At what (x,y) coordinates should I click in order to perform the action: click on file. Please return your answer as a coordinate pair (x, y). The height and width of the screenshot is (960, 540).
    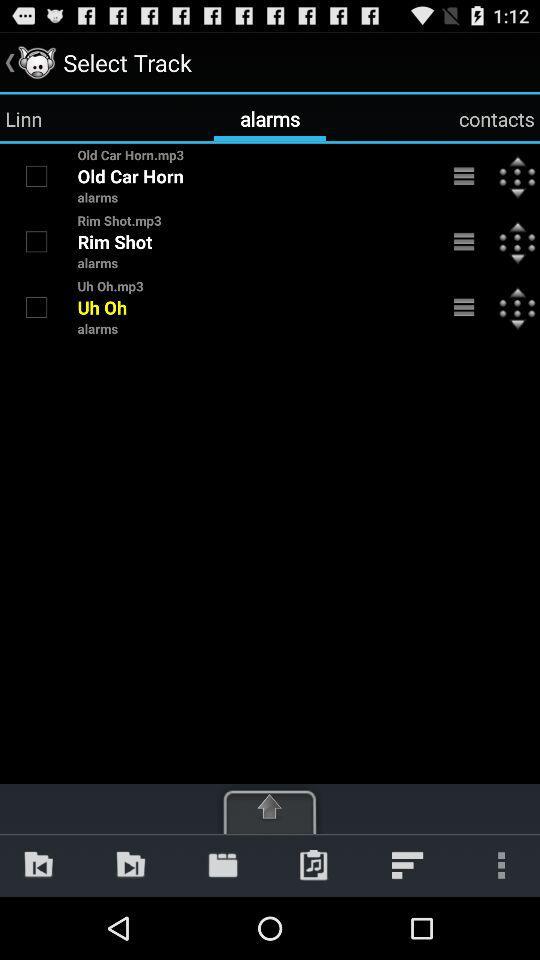
    Looking at the image, I should click on (36, 175).